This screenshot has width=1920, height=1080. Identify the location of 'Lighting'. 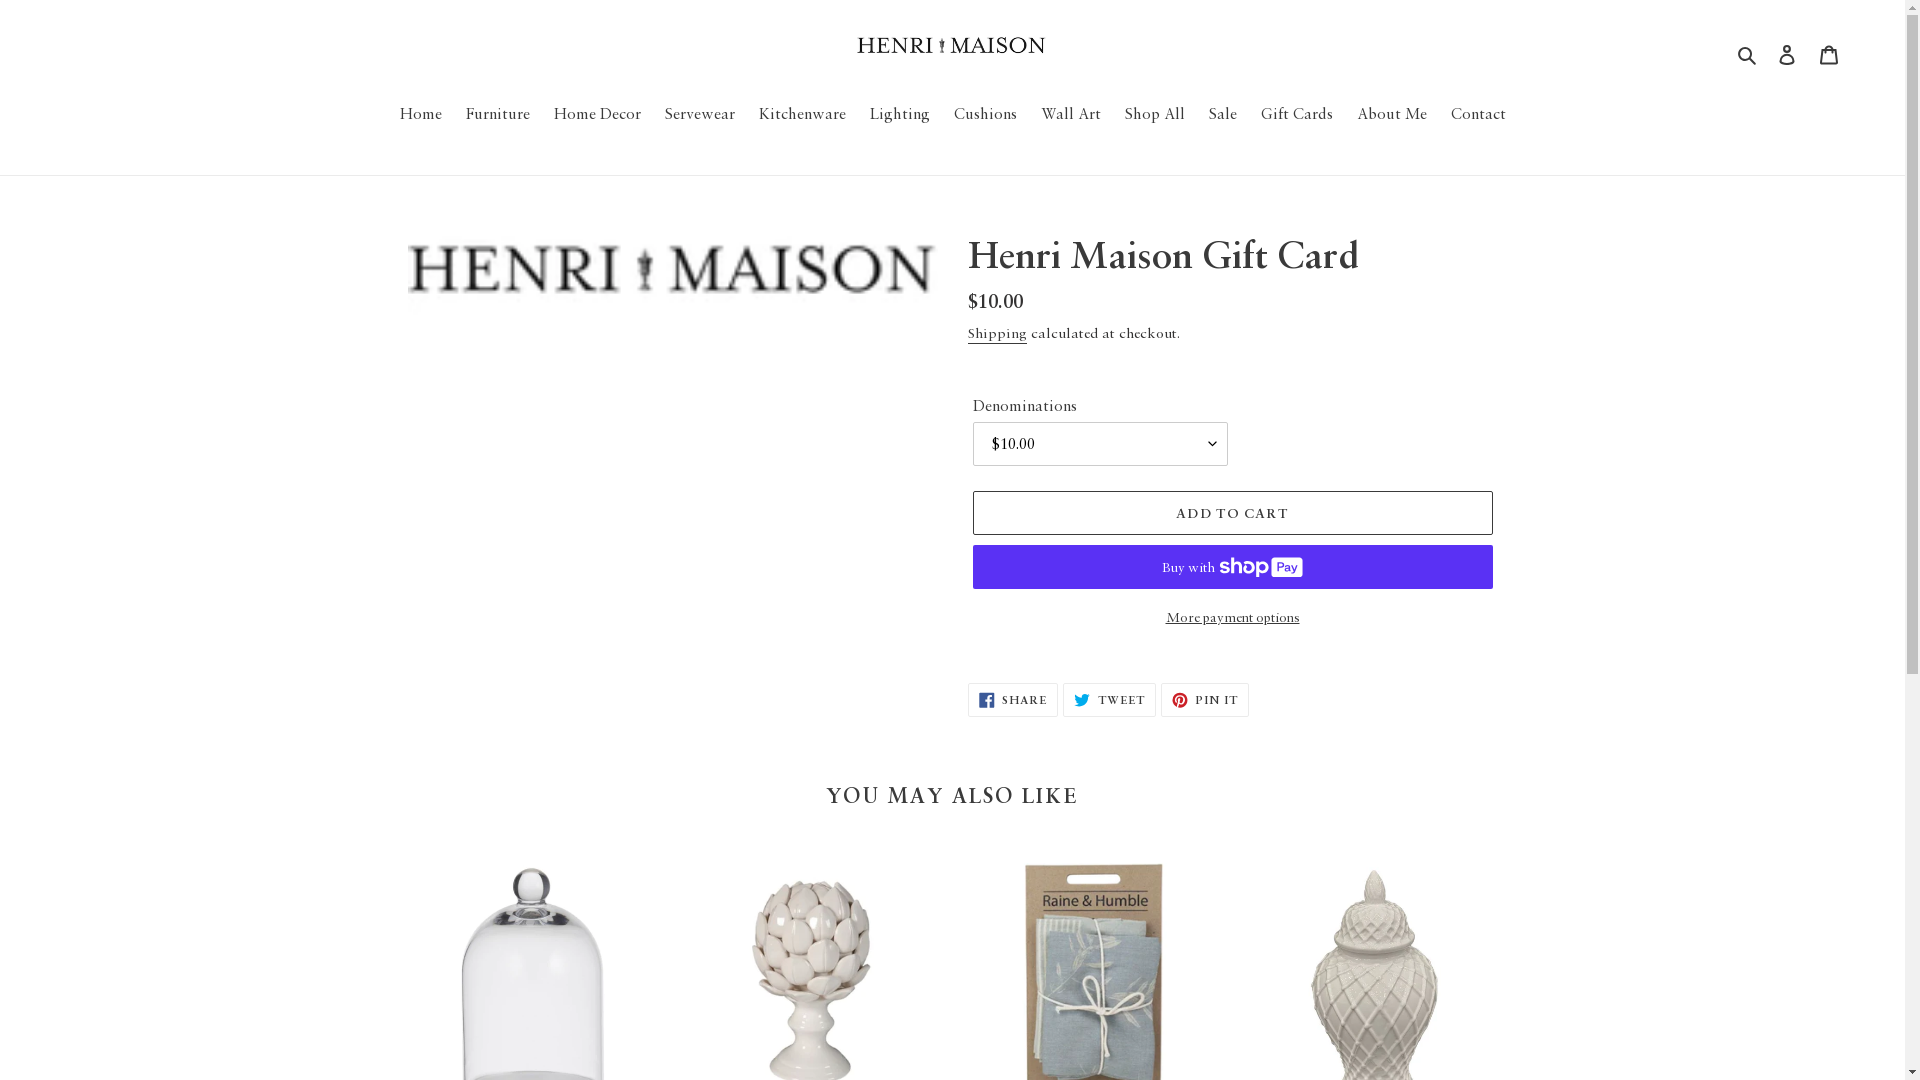
(899, 114).